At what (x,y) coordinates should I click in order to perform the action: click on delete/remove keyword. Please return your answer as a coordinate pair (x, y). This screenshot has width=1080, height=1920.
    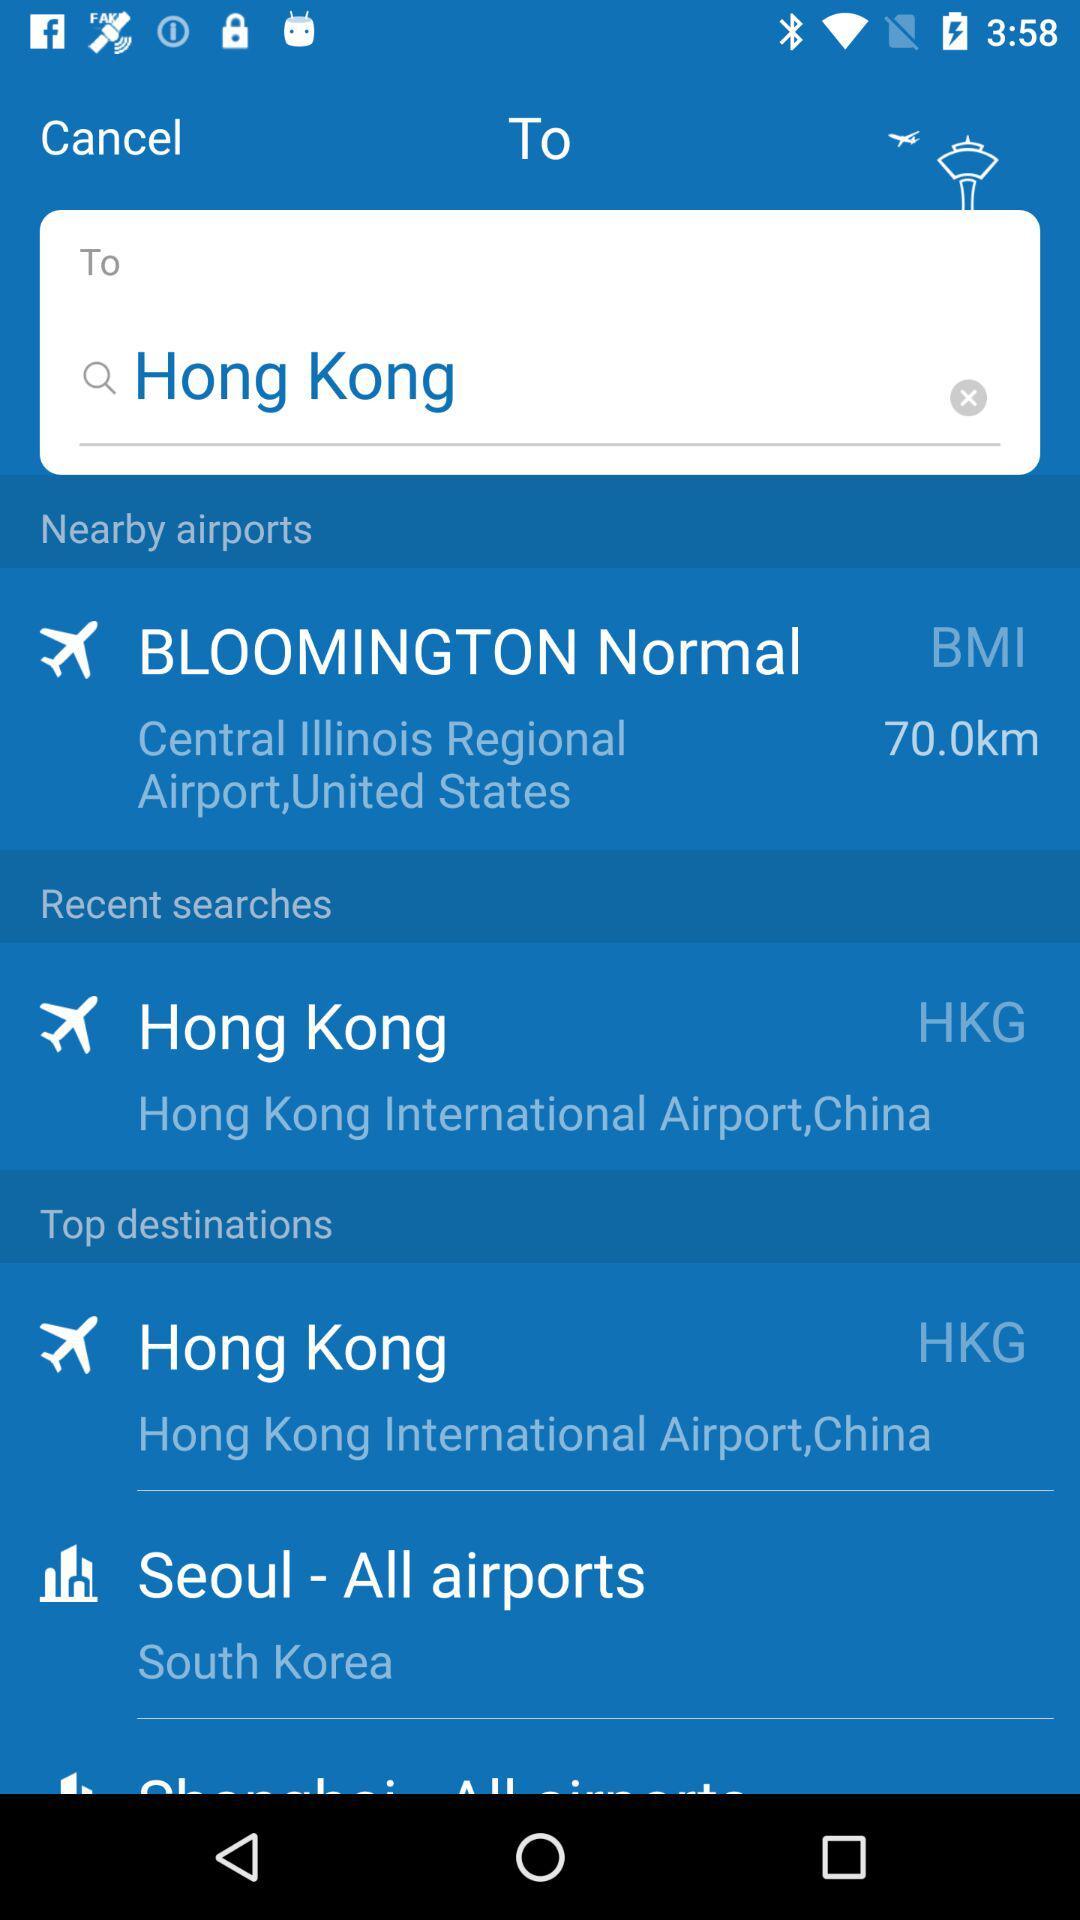
    Looking at the image, I should click on (967, 397).